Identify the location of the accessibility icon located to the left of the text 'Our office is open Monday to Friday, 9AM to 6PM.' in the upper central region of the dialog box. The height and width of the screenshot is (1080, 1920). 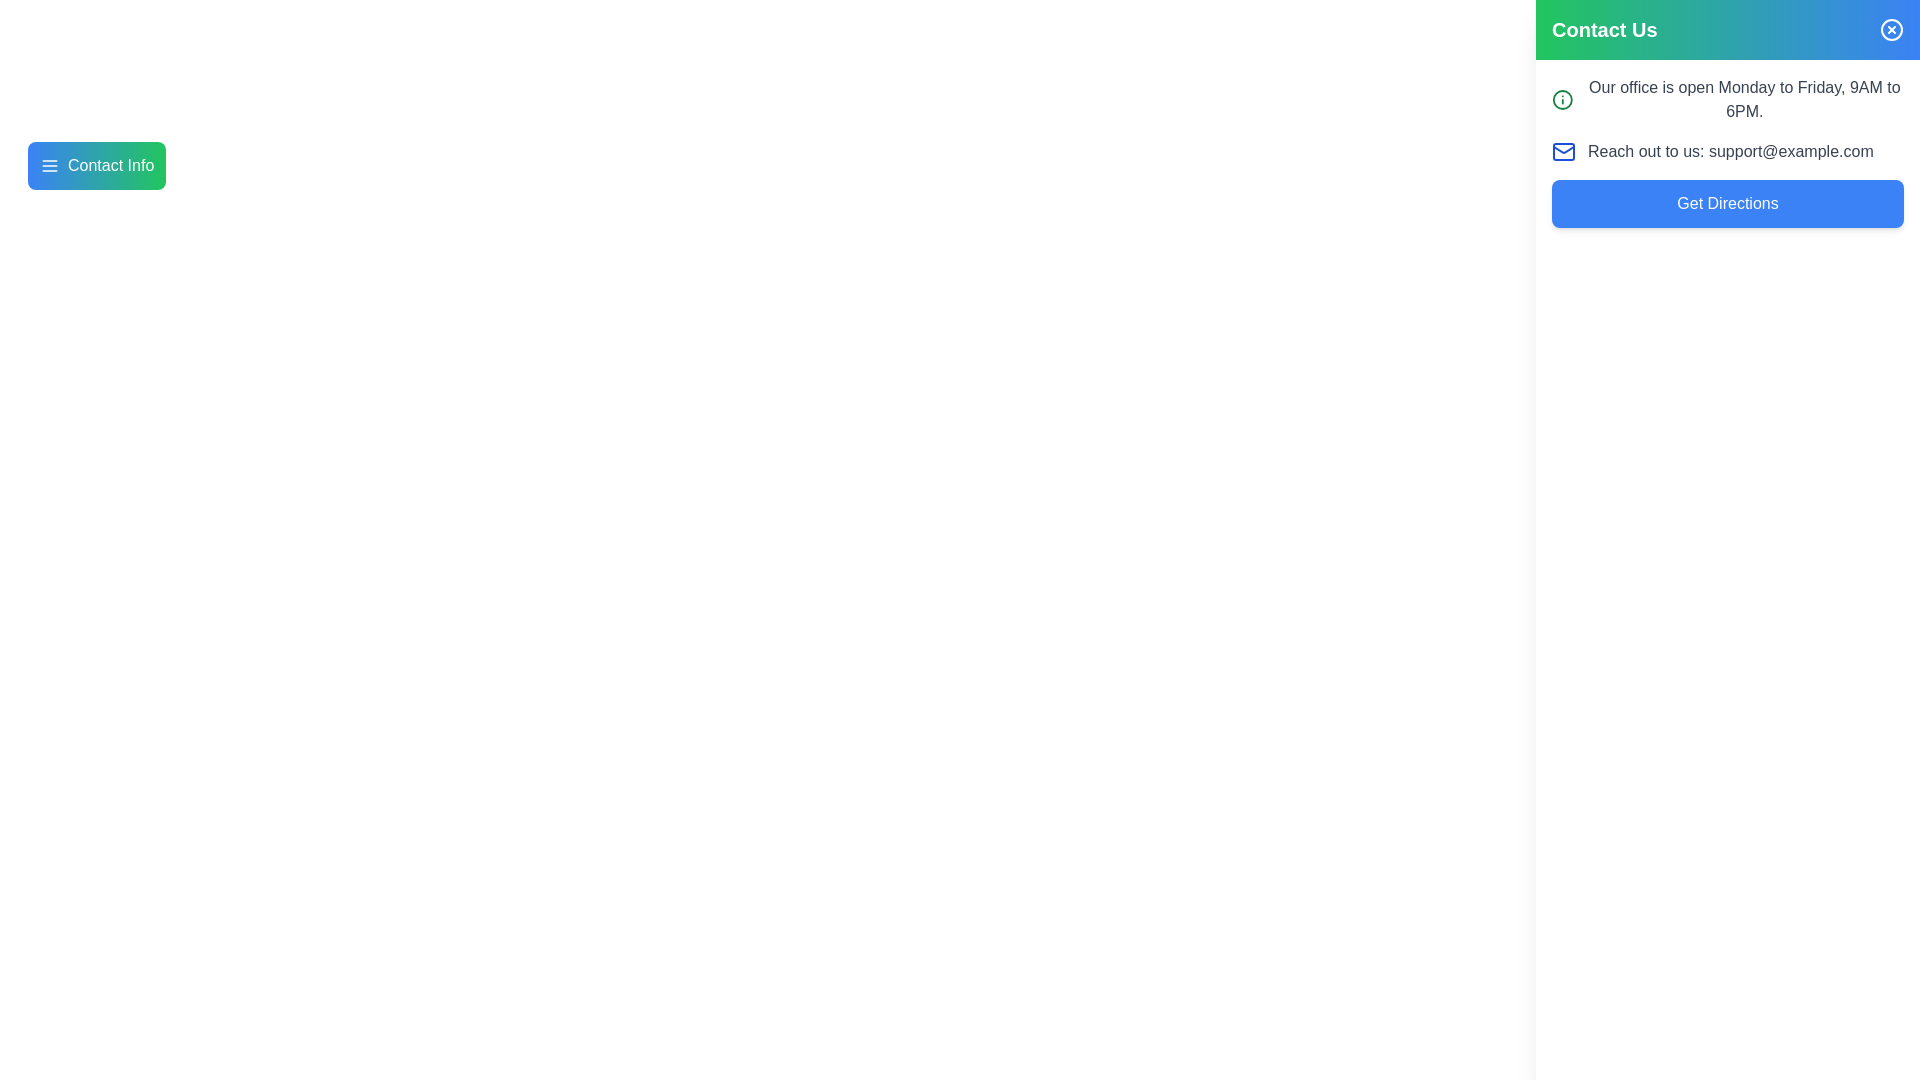
(1561, 100).